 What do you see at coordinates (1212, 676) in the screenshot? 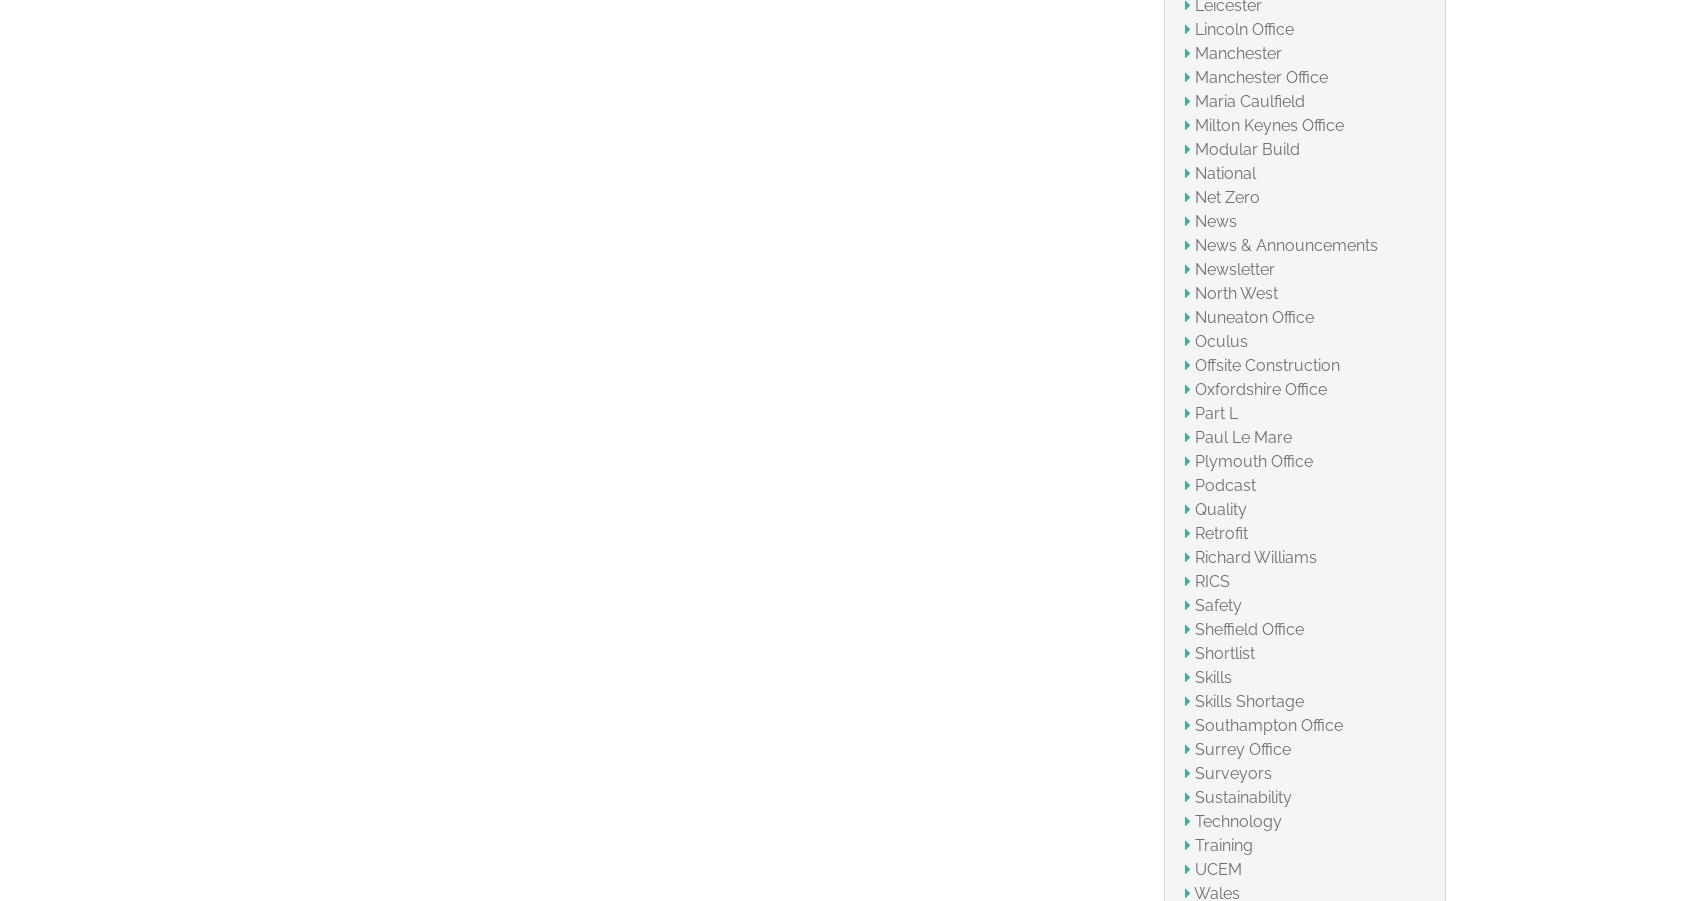
I see `'Skills'` at bounding box center [1212, 676].